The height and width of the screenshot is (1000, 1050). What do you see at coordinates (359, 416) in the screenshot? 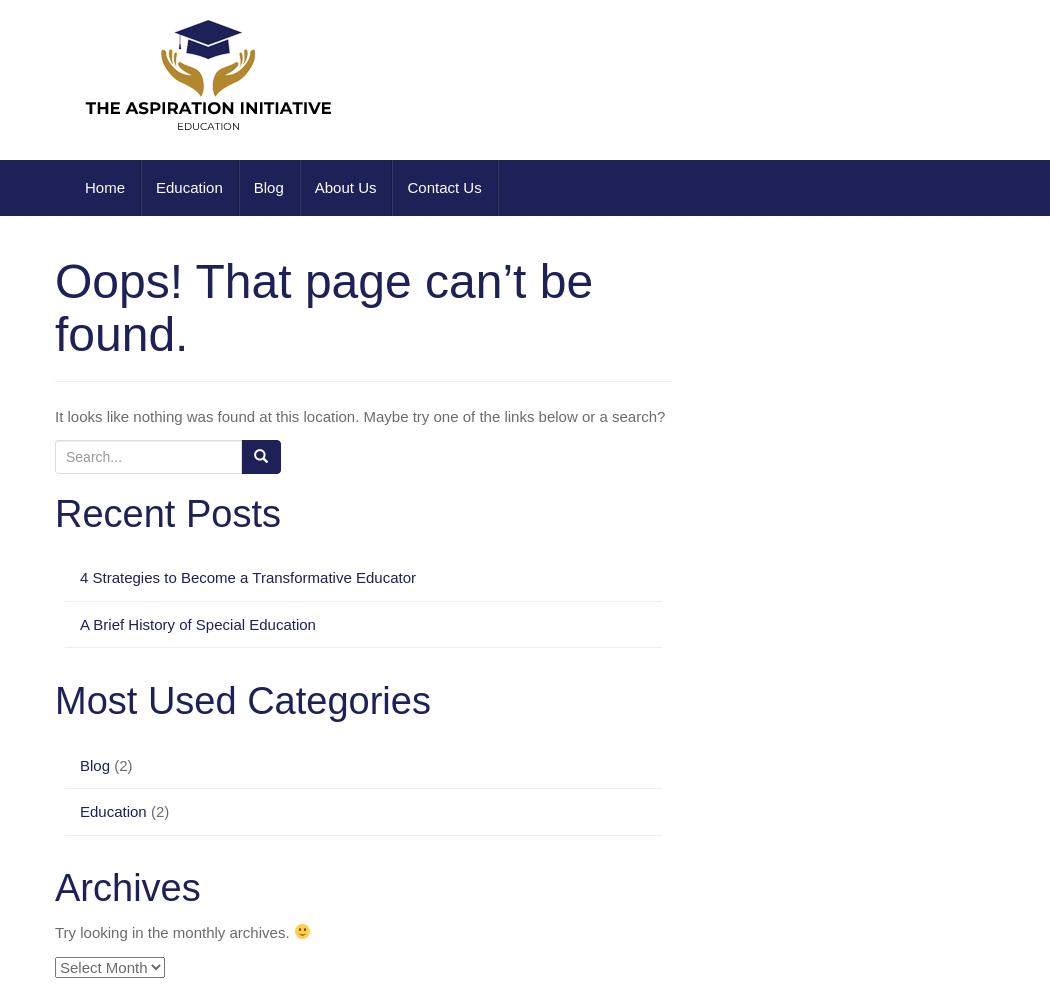
I see `'It looks like nothing was found at this location. Maybe try one of the links below or a search?'` at bounding box center [359, 416].